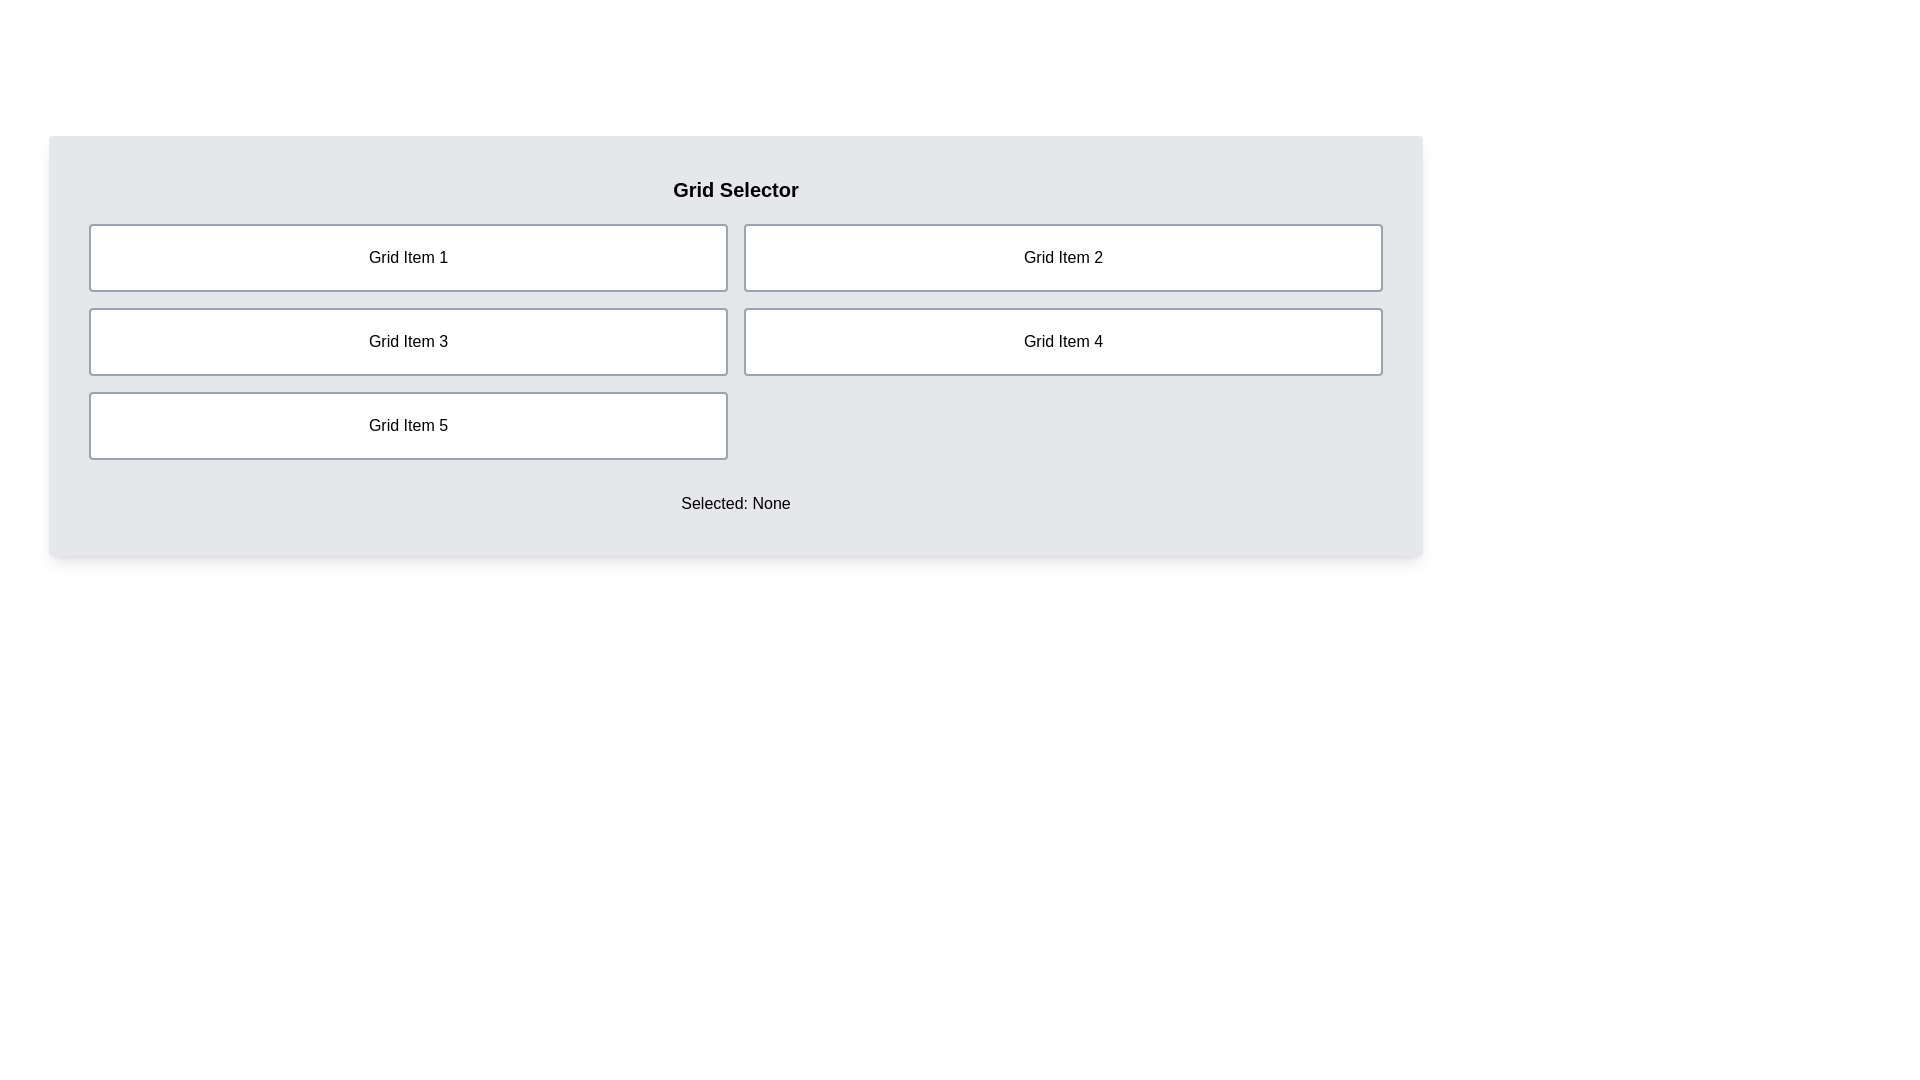 This screenshot has width=1920, height=1080. I want to click on the button-like grid item located in the second column of the third row, which is part of a selectable grid layout, so click(407, 424).